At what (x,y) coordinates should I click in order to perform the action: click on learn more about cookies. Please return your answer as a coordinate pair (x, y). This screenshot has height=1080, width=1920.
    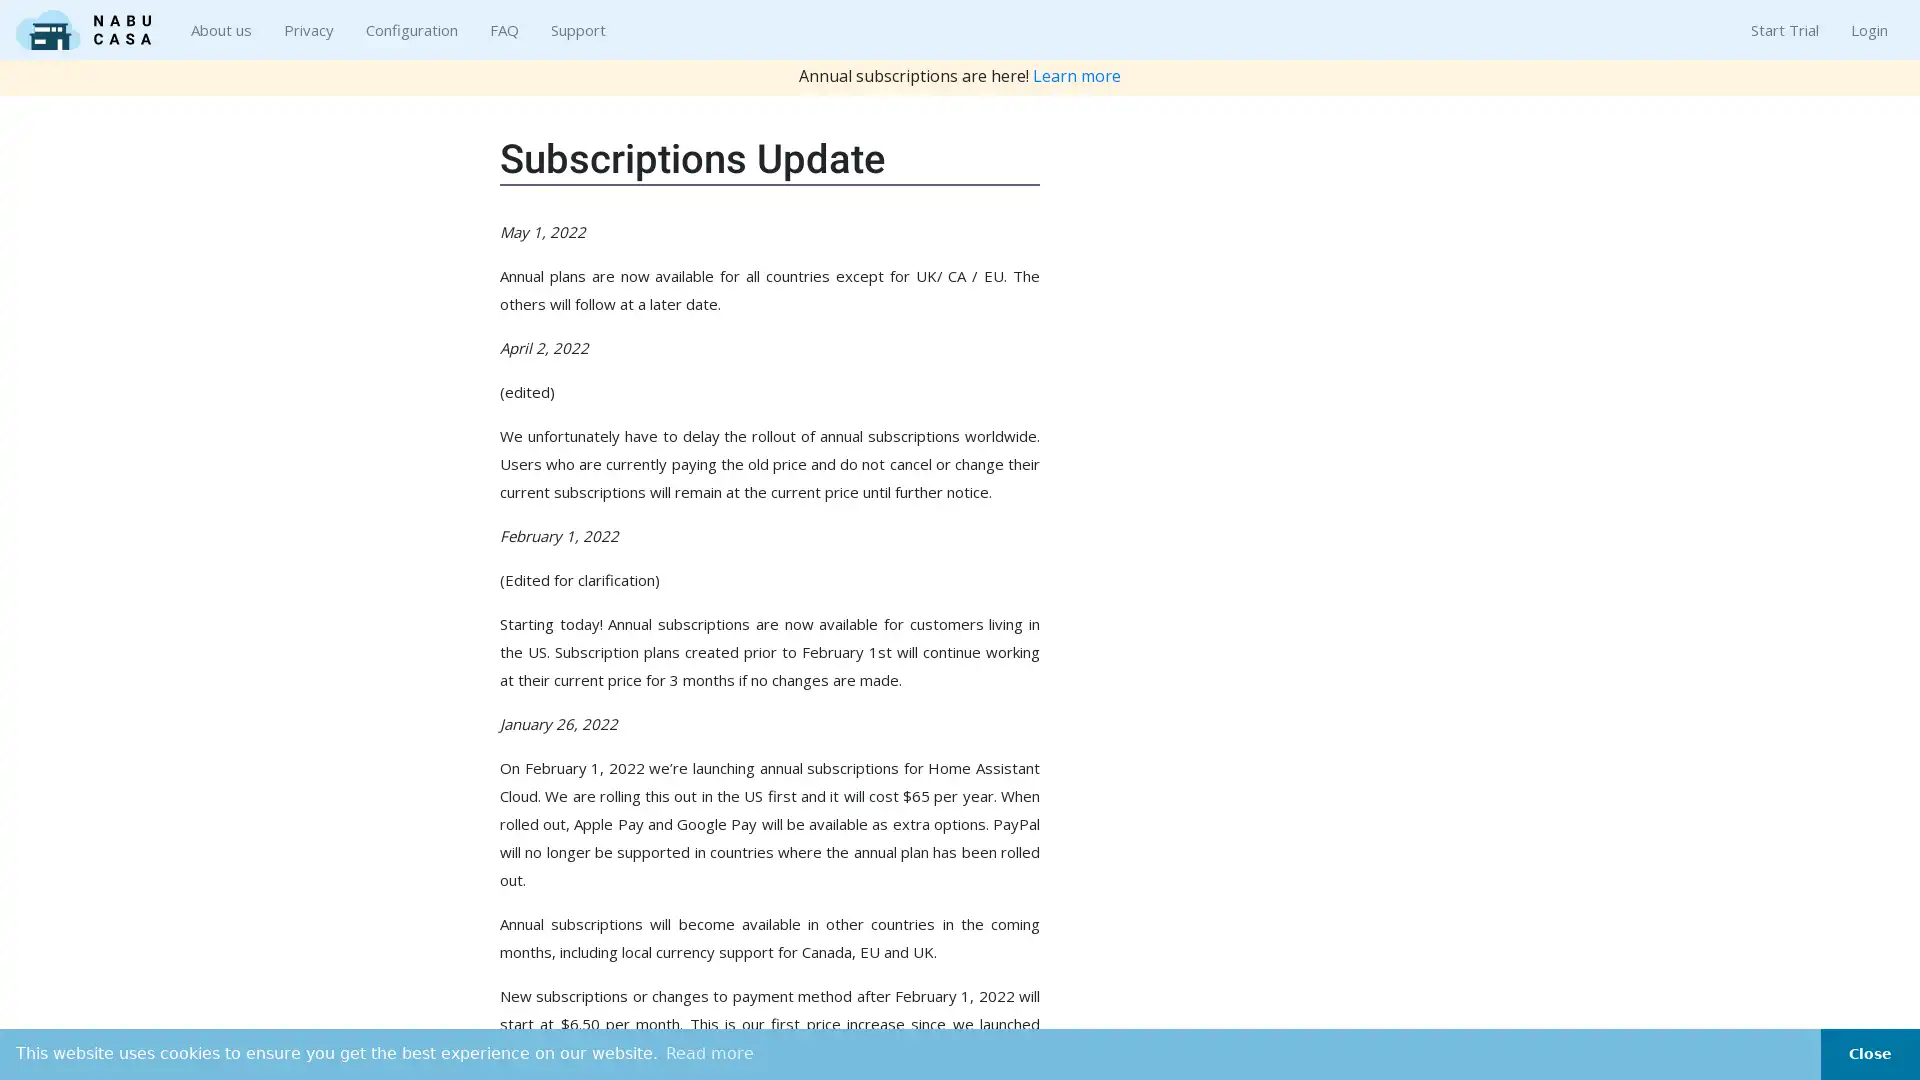
    Looking at the image, I should click on (710, 1052).